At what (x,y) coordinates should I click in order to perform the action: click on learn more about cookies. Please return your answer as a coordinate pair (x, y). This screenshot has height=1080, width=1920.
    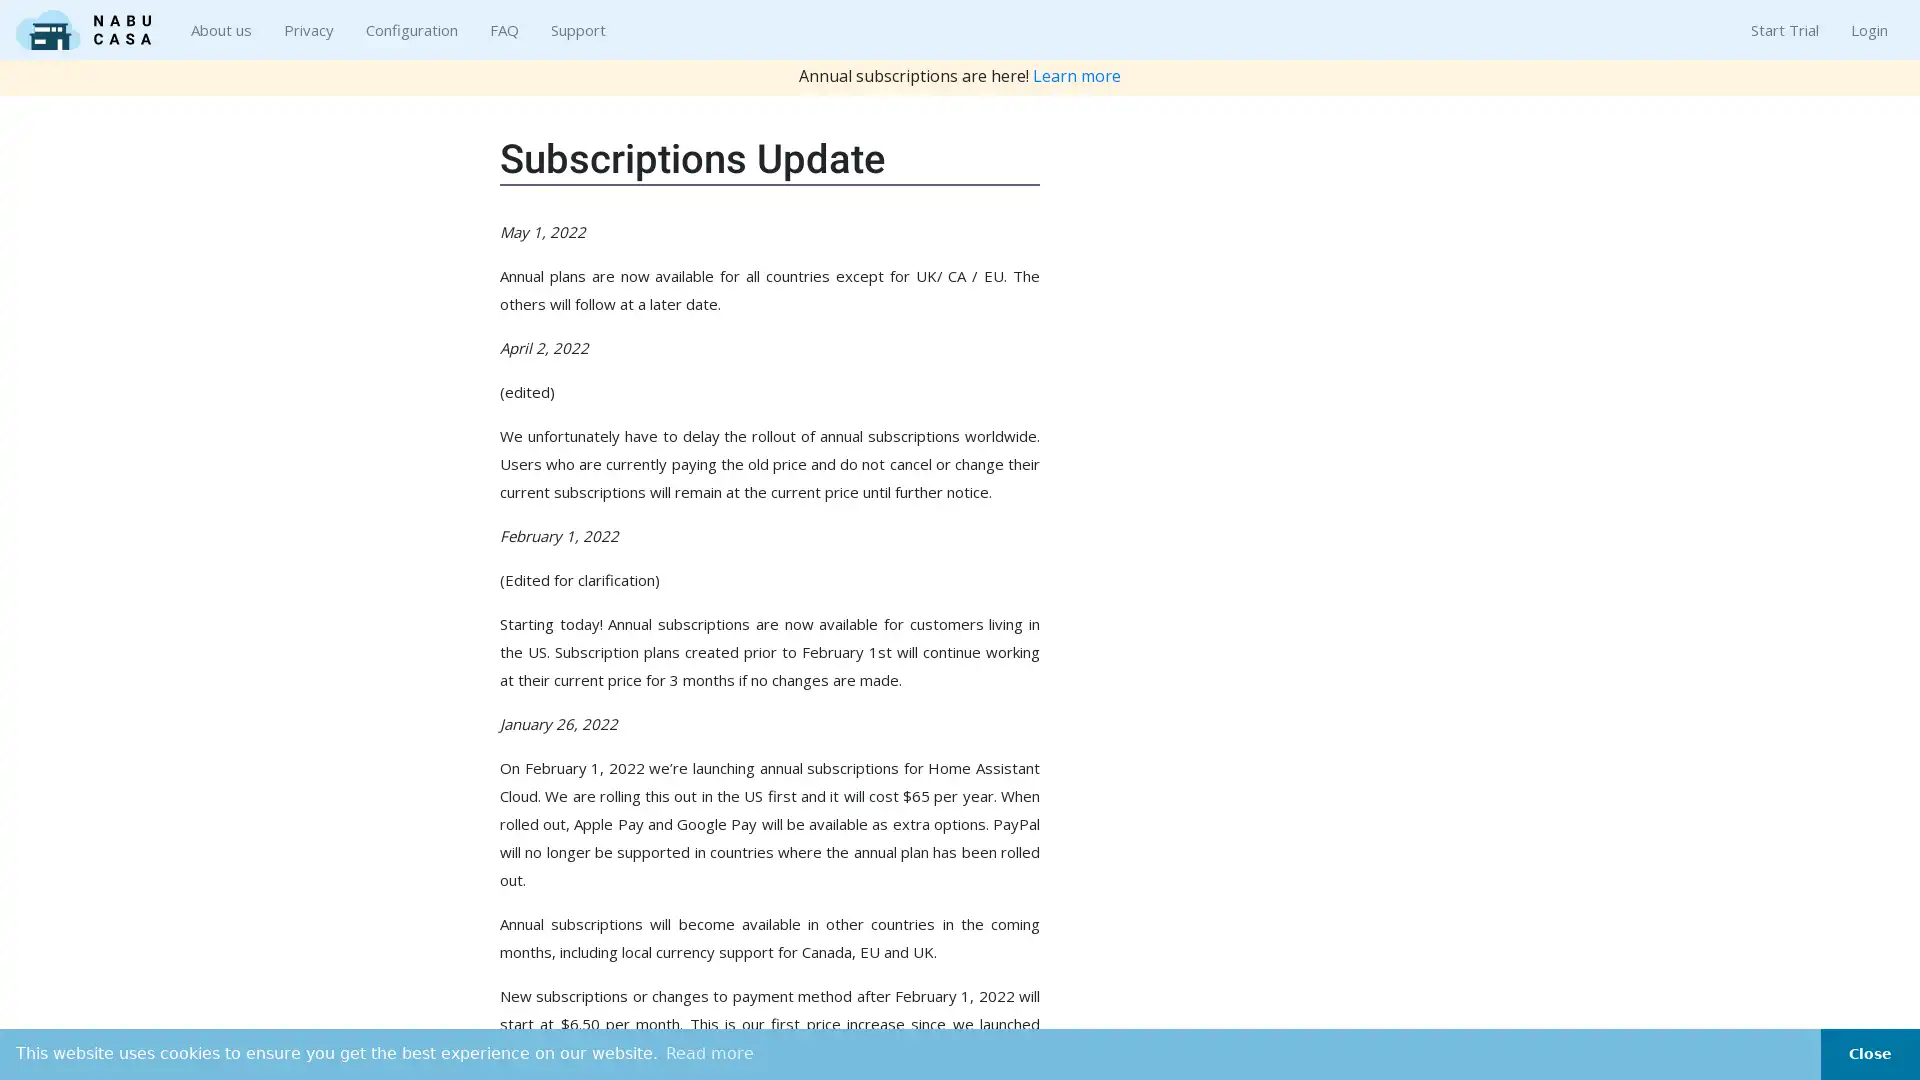
    Looking at the image, I should click on (710, 1052).